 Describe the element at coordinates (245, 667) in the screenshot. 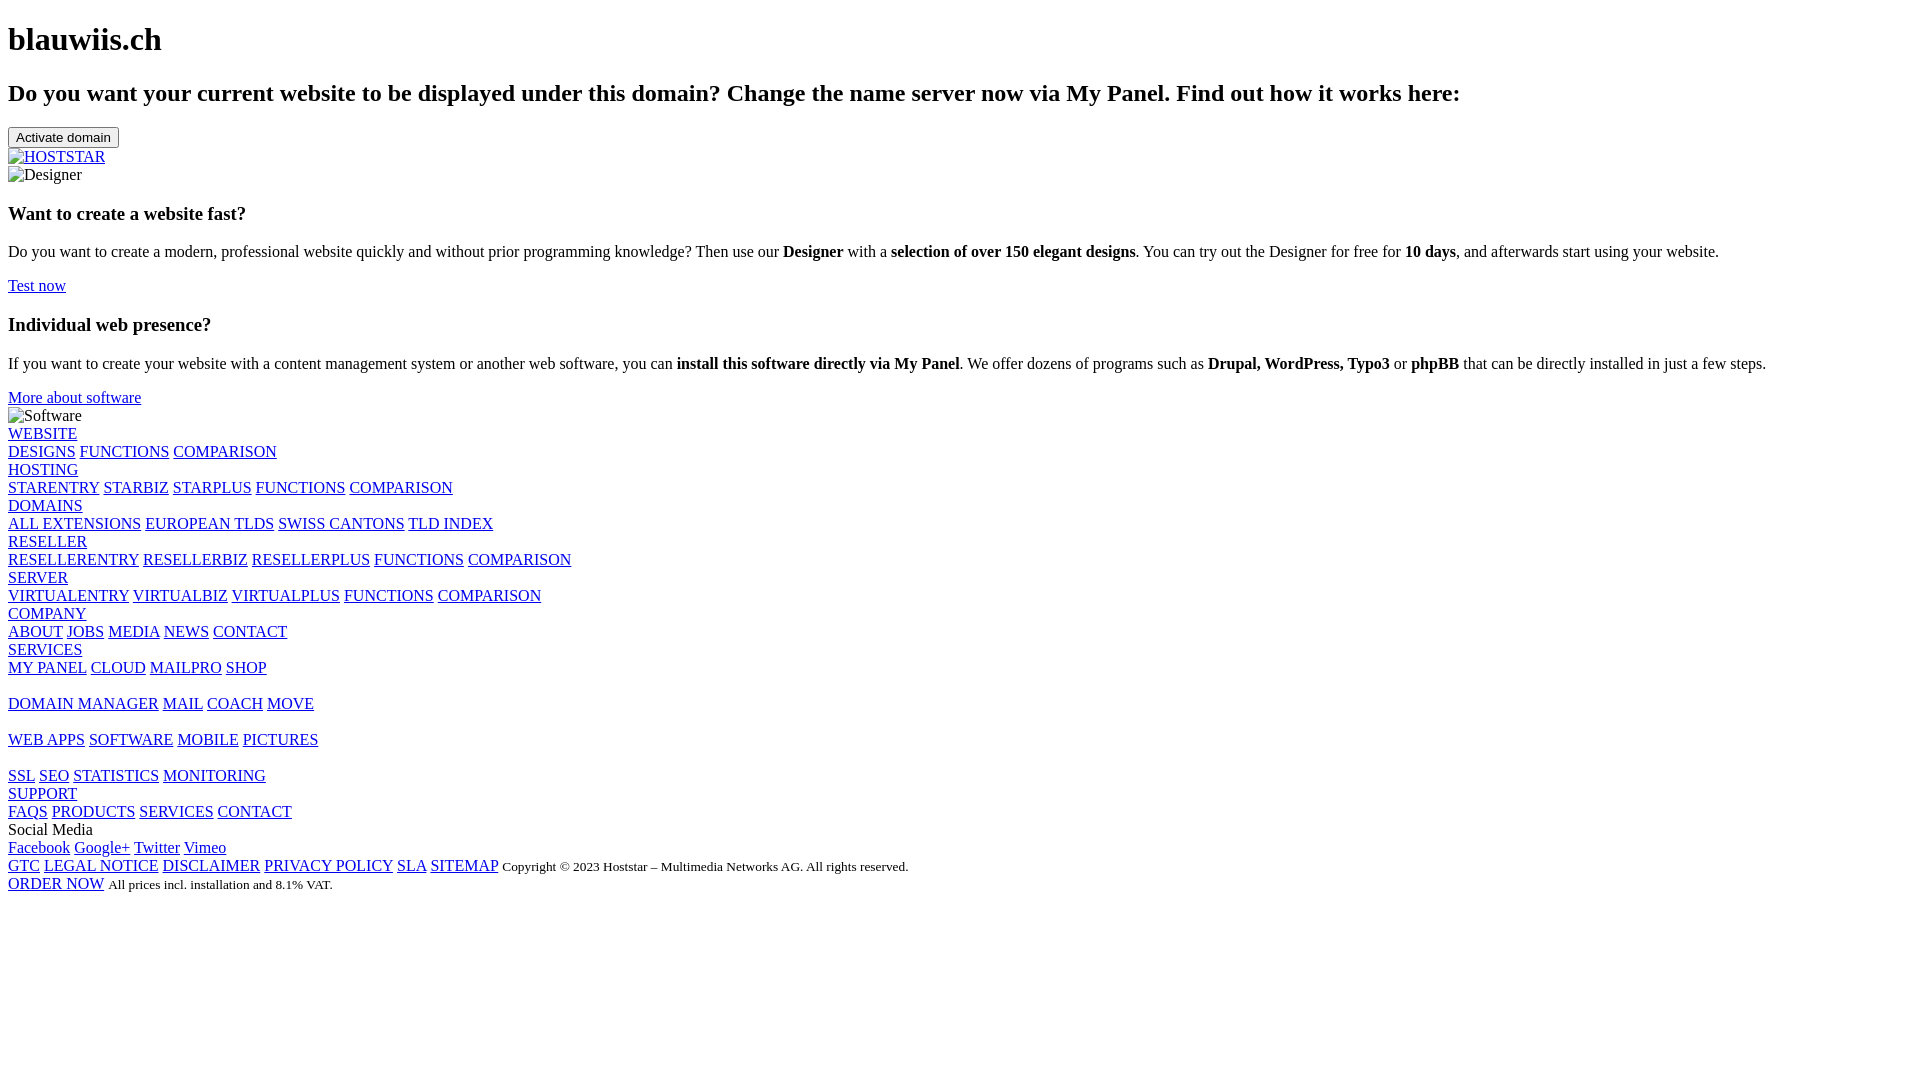

I see `'SHOP'` at that location.